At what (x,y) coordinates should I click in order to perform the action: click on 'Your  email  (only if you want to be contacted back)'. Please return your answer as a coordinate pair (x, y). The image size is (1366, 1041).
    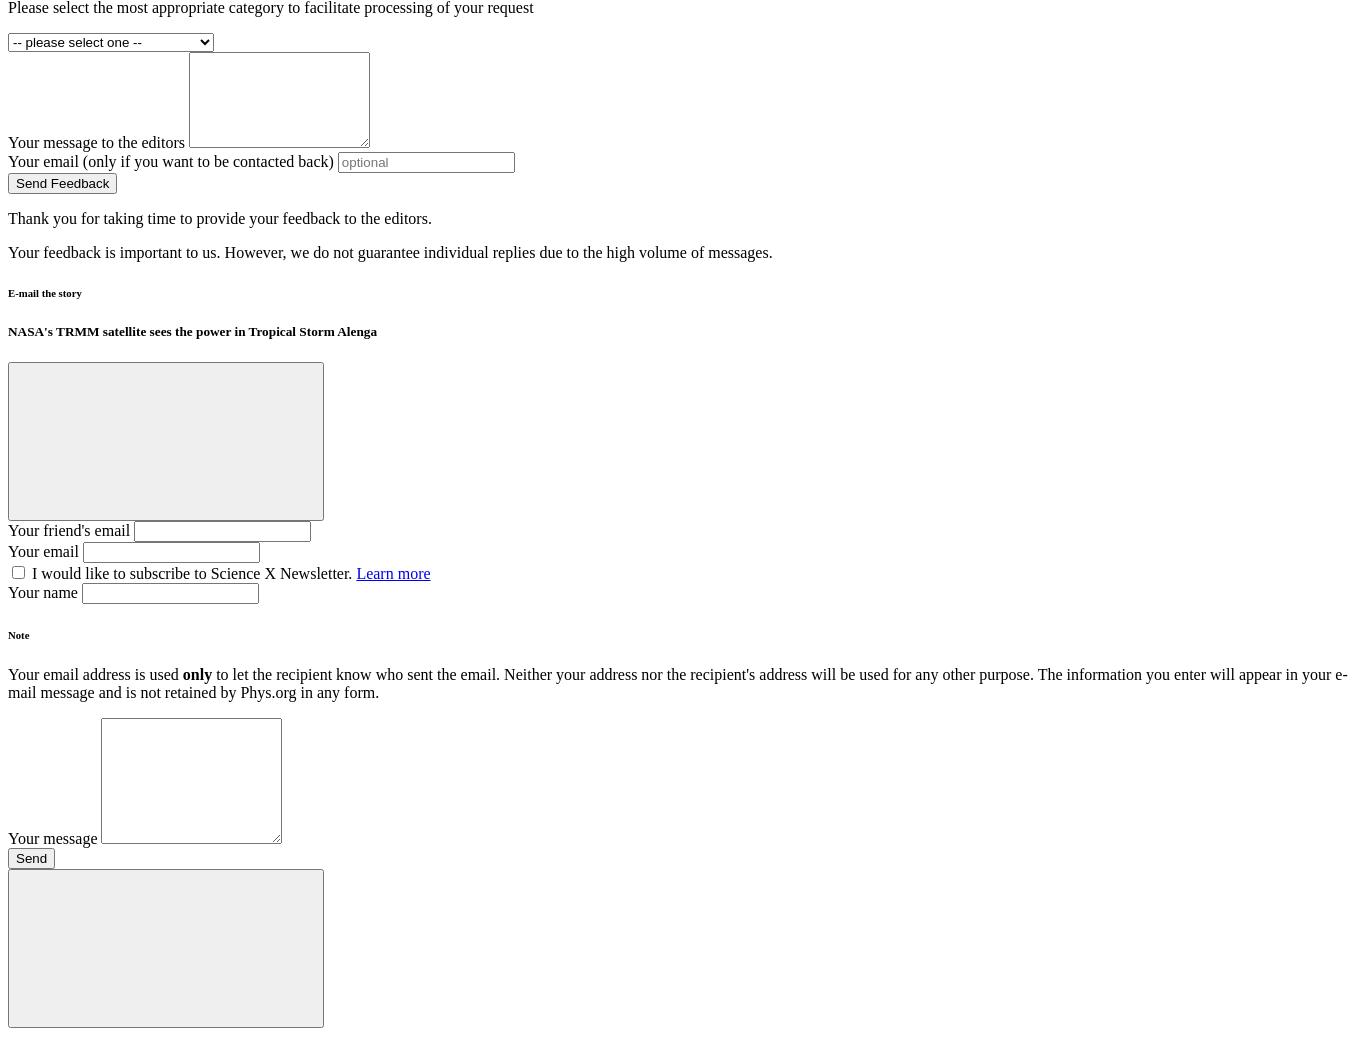
    Looking at the image, I should click on (8, 160).